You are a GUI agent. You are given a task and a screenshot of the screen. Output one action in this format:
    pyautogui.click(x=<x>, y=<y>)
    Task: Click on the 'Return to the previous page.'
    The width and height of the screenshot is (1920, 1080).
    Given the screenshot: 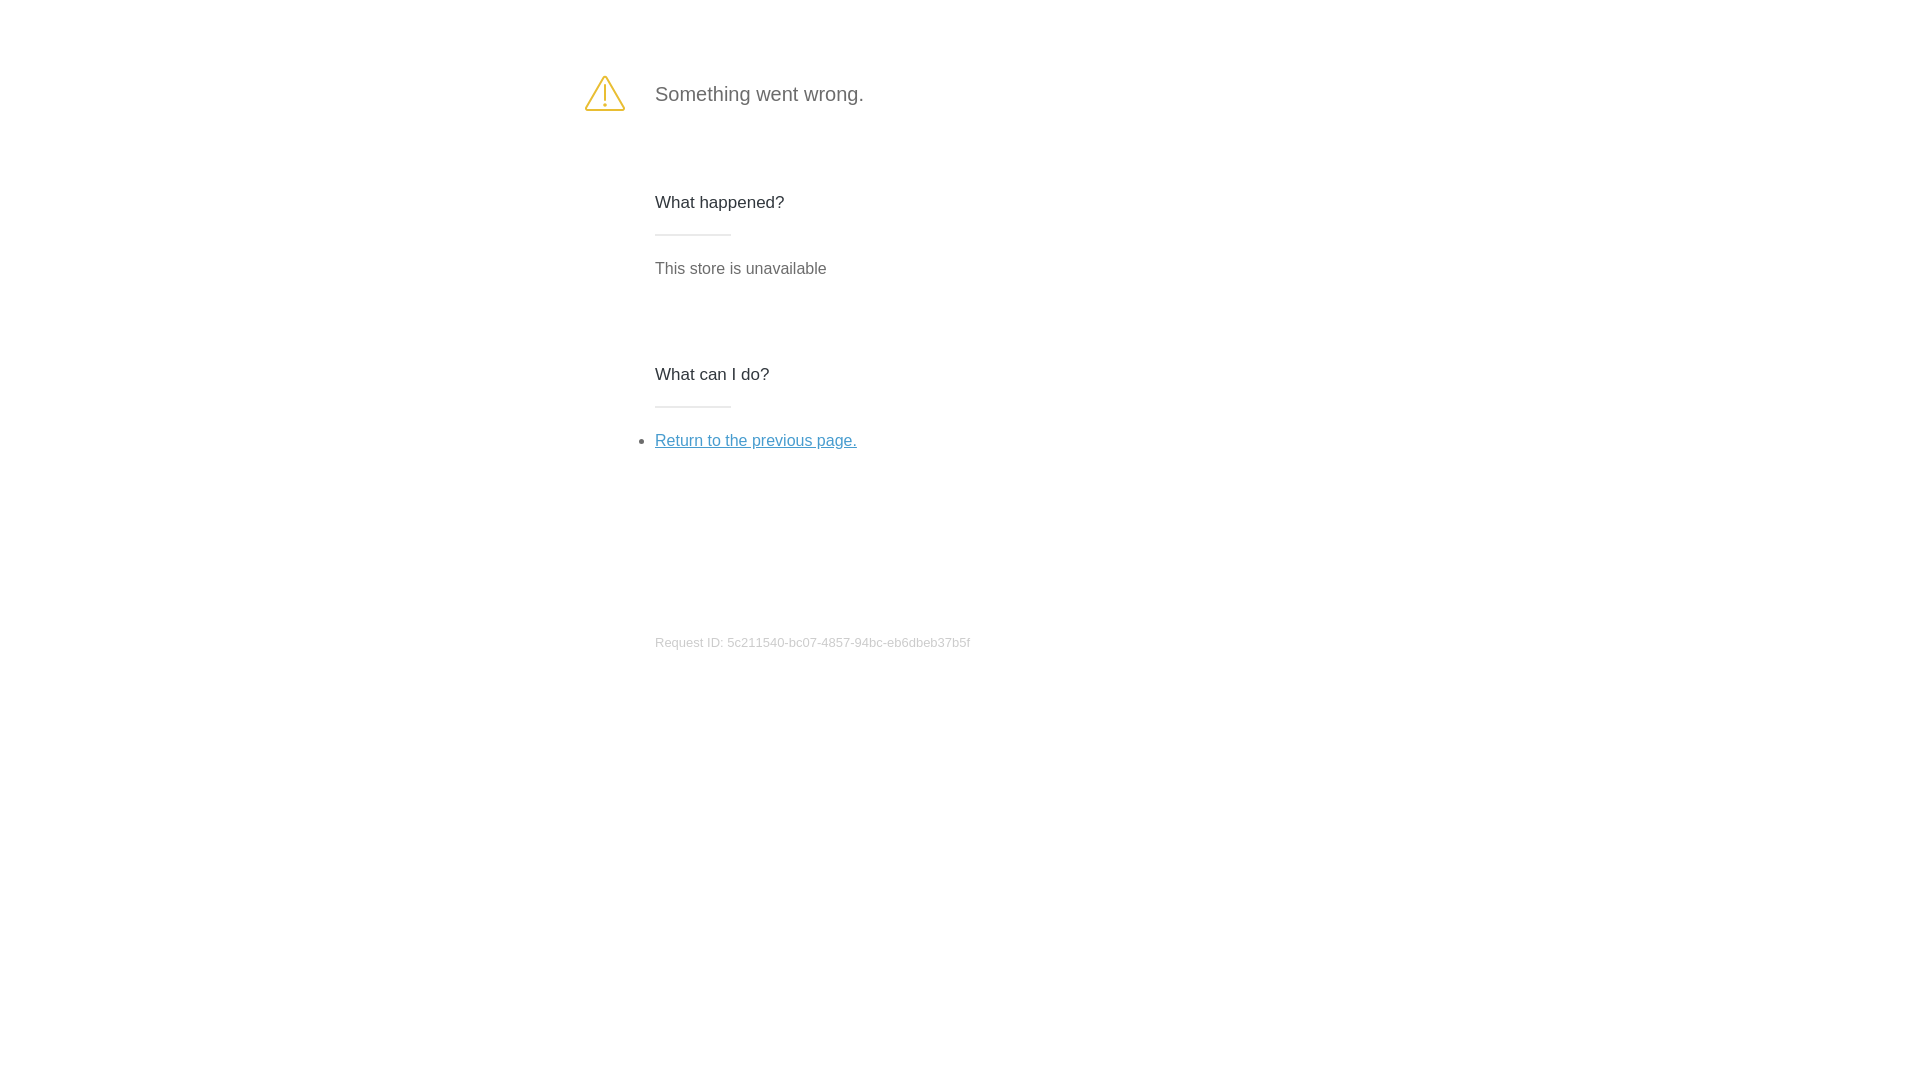 What is the action you would take?
    pyautogui.click(x=754, y=439)
    